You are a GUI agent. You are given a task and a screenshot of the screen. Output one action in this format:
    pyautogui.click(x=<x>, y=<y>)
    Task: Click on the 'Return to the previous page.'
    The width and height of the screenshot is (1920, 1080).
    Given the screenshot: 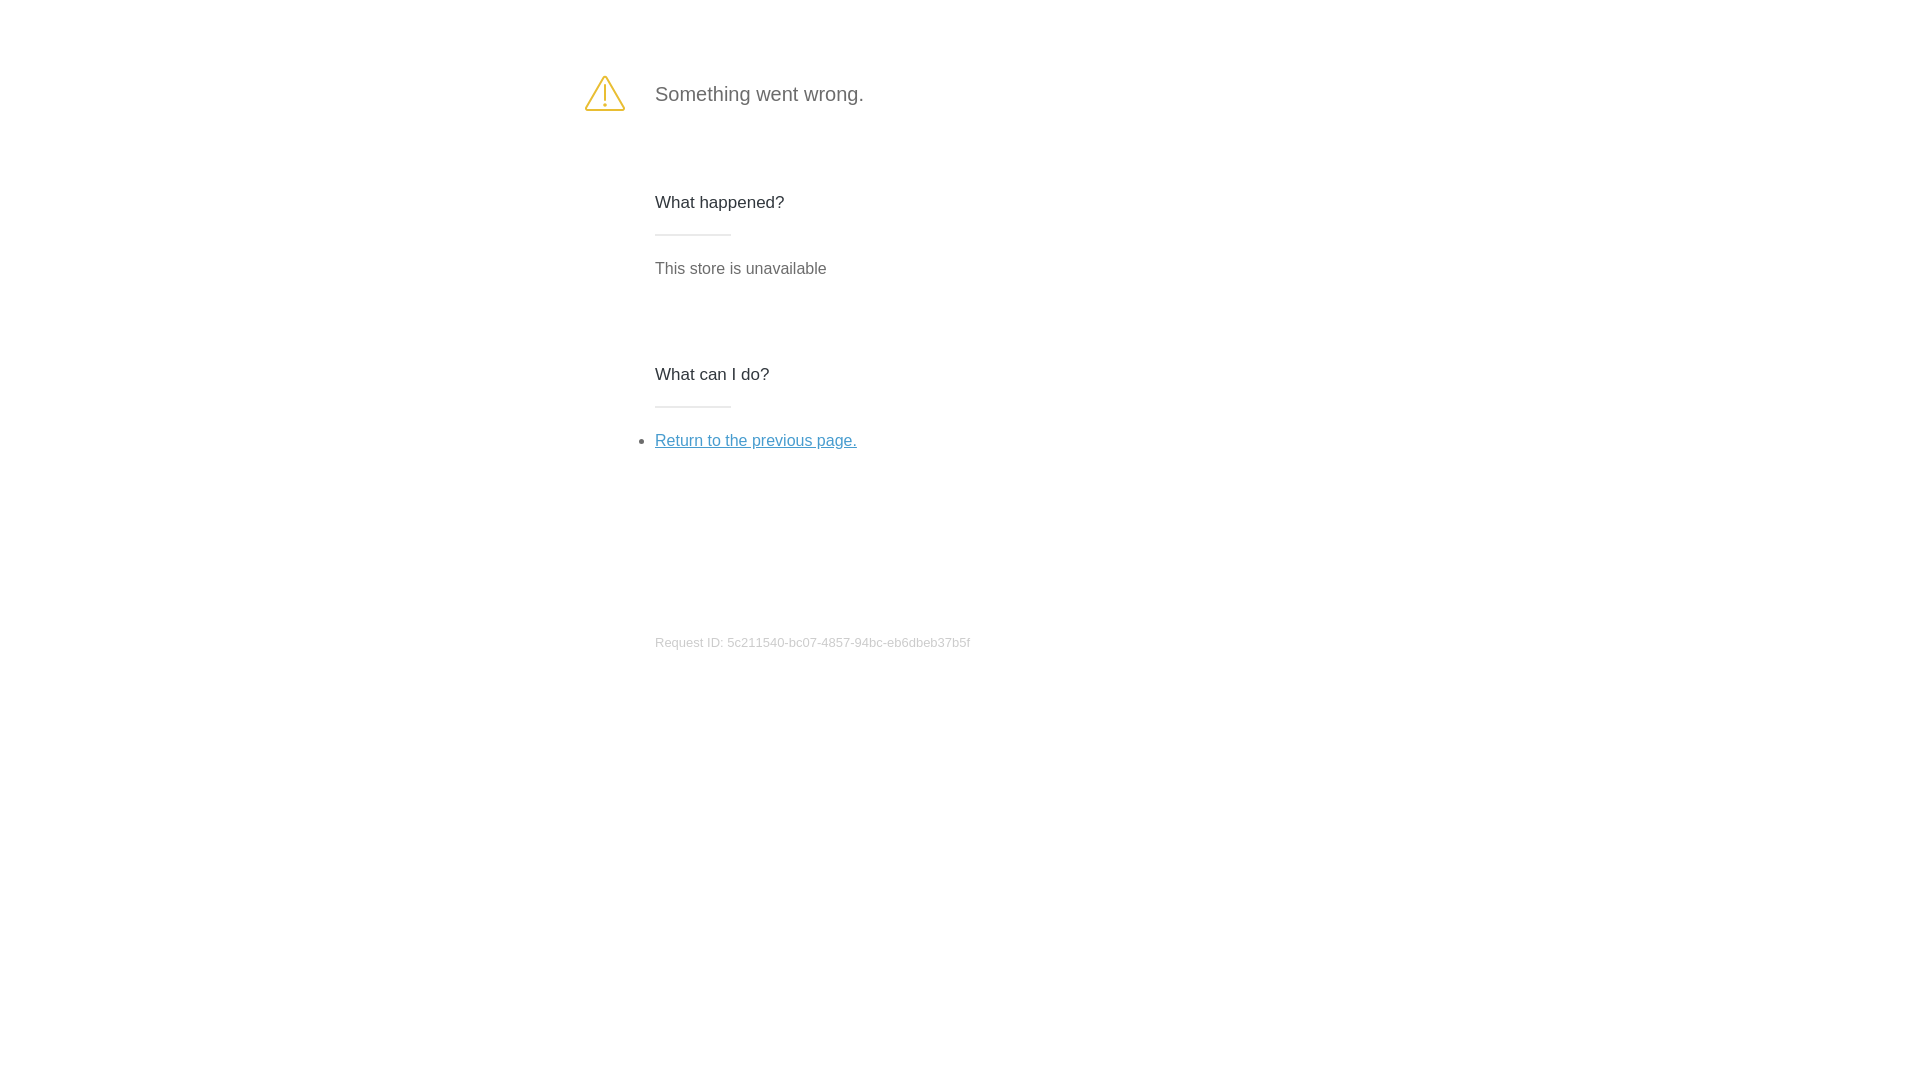 What is the action you would take?
    pyautogui.click(x=754, y=439)
    